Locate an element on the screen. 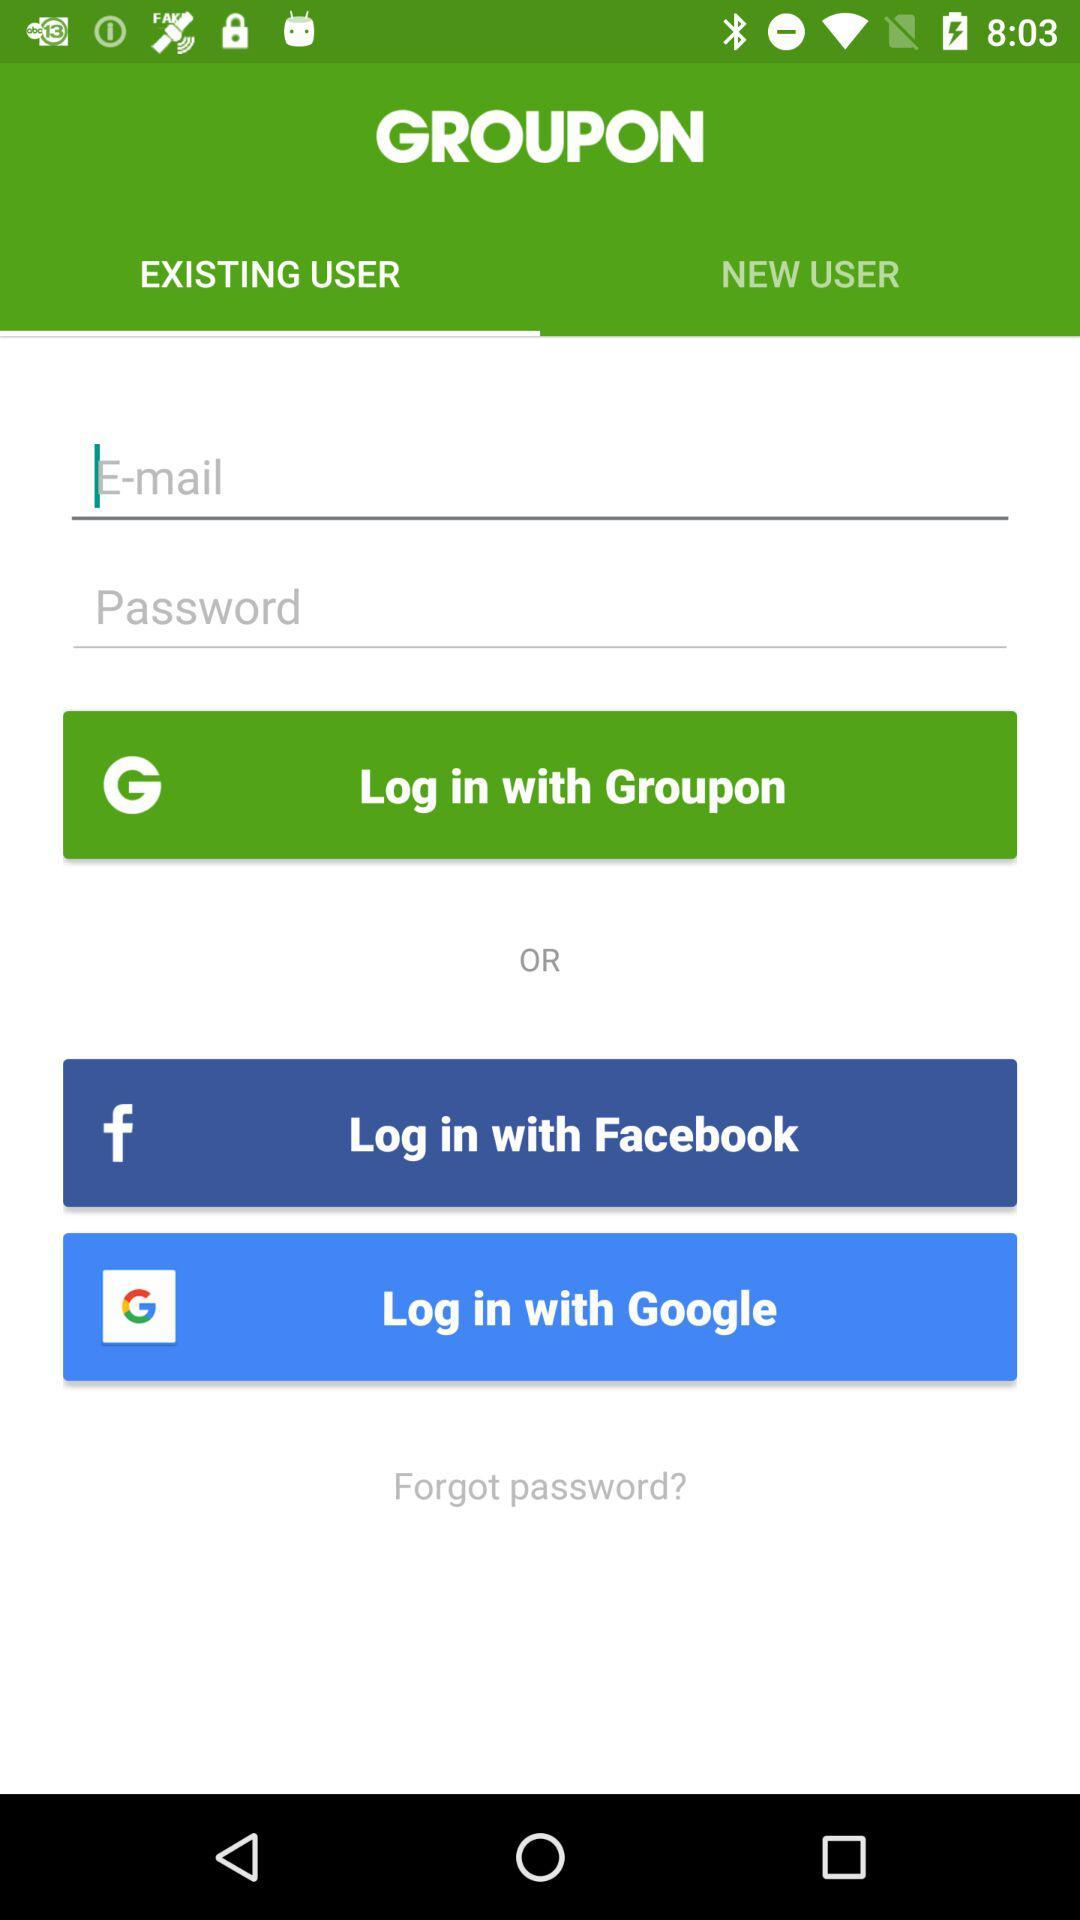 The image size is (1080, 1920). icon to the right of existing user icon is located at coordinates (810, 272).